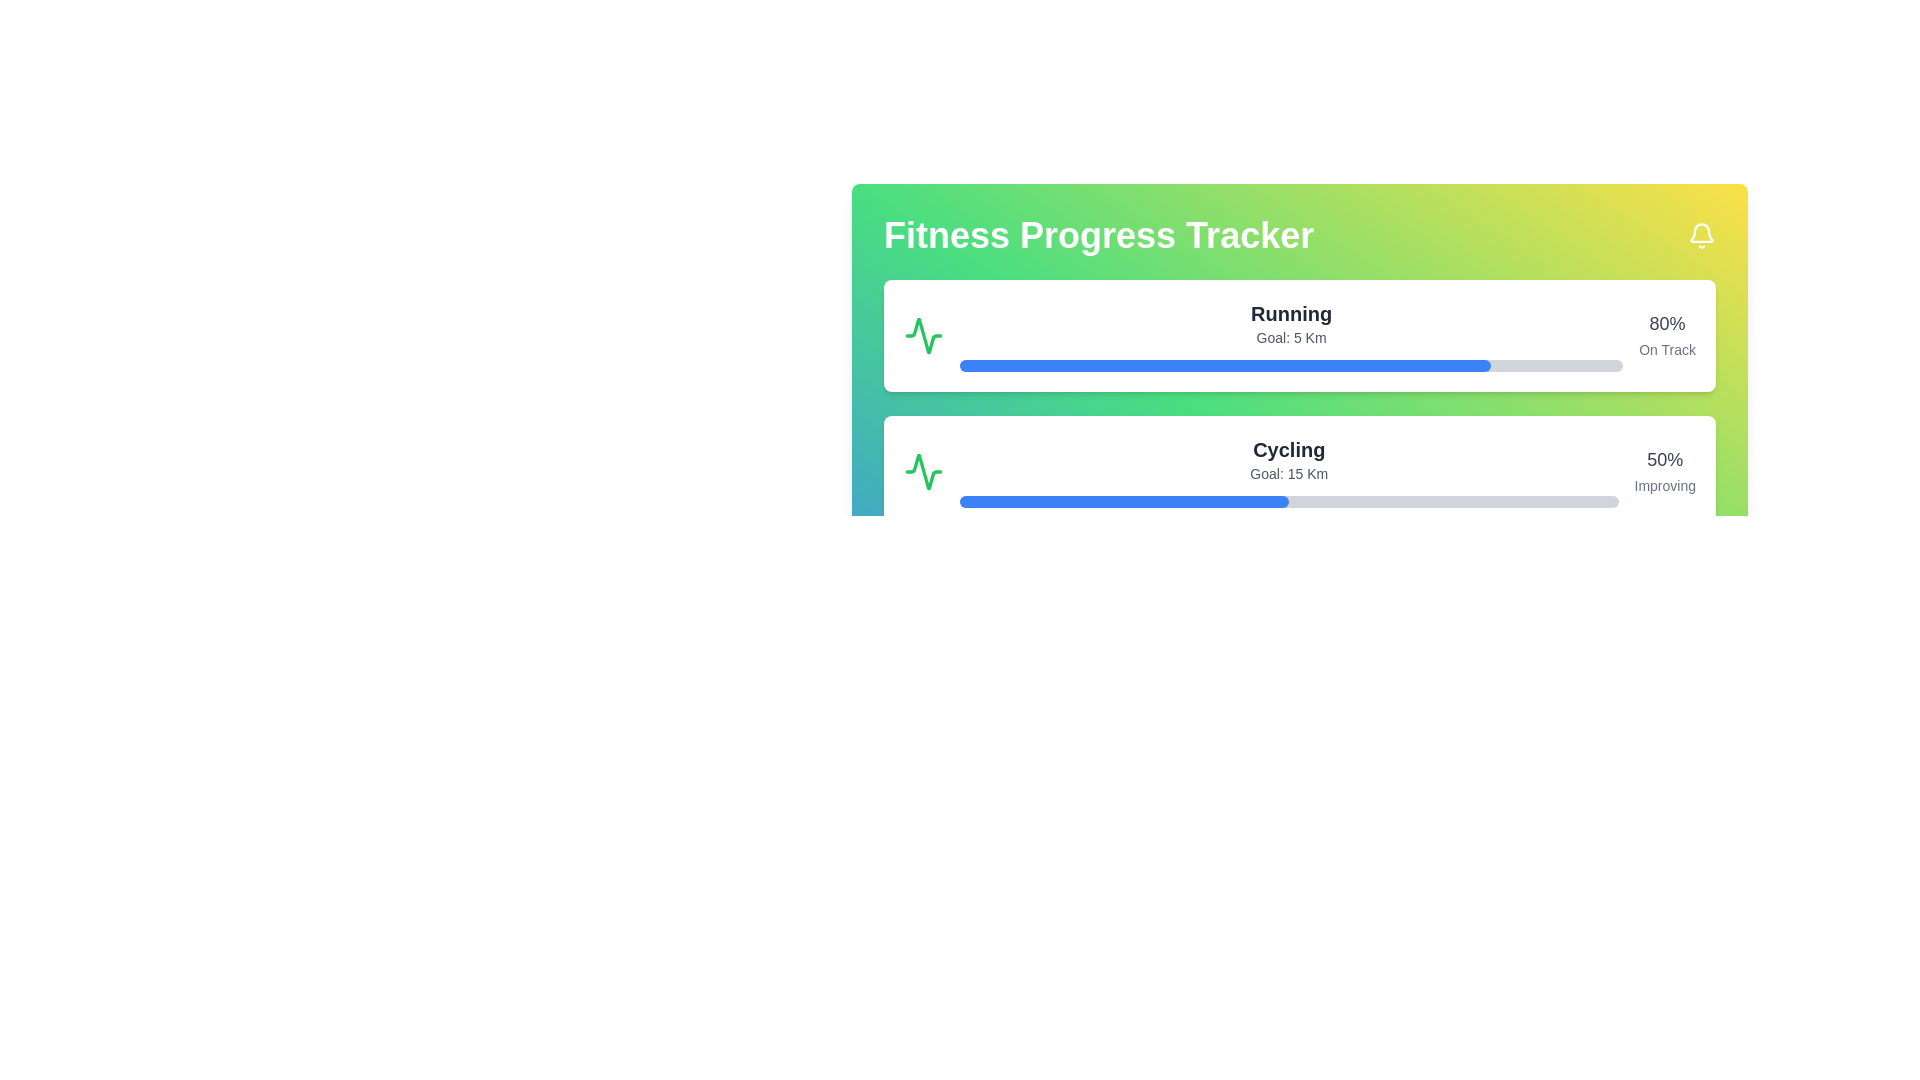  What do you see at coordinates (1291, 313) in the screenshot?
I see `the static text labeled 'Running' which is styled in bold and semibold font, located centrally in the fitness tracker application interface` at bounding box center [1291, 313].